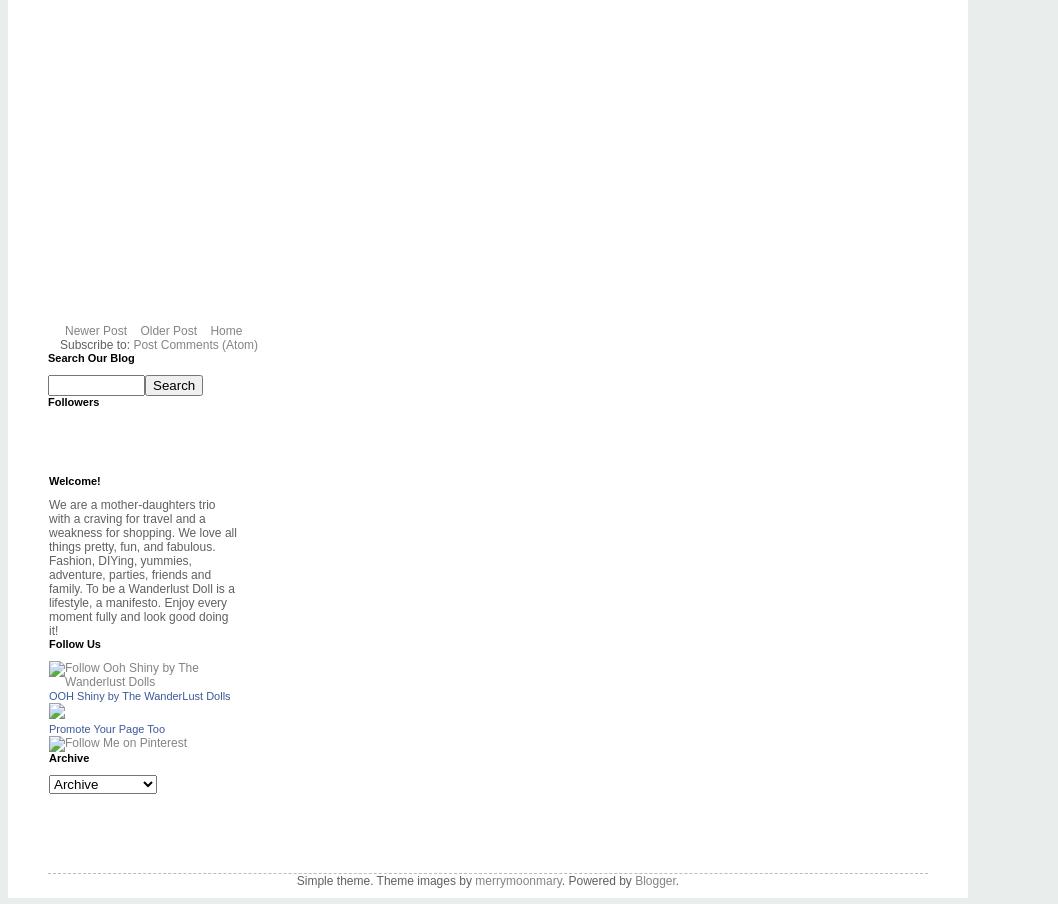 Image resolution: width=1058 pixels, height=904 pixels. I want to click on '.', so click(676, 880).